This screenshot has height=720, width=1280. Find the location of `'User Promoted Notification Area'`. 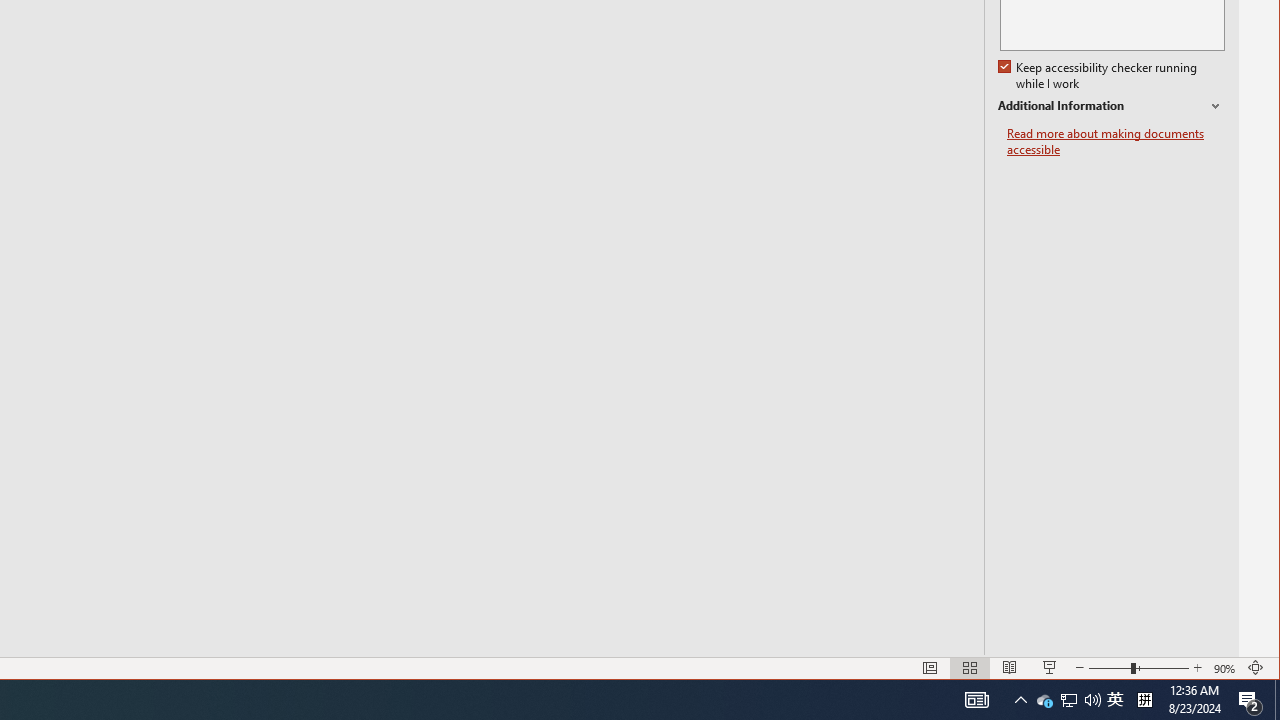

'User Promoted Notification Area' is located at coordinates (1067, 698).